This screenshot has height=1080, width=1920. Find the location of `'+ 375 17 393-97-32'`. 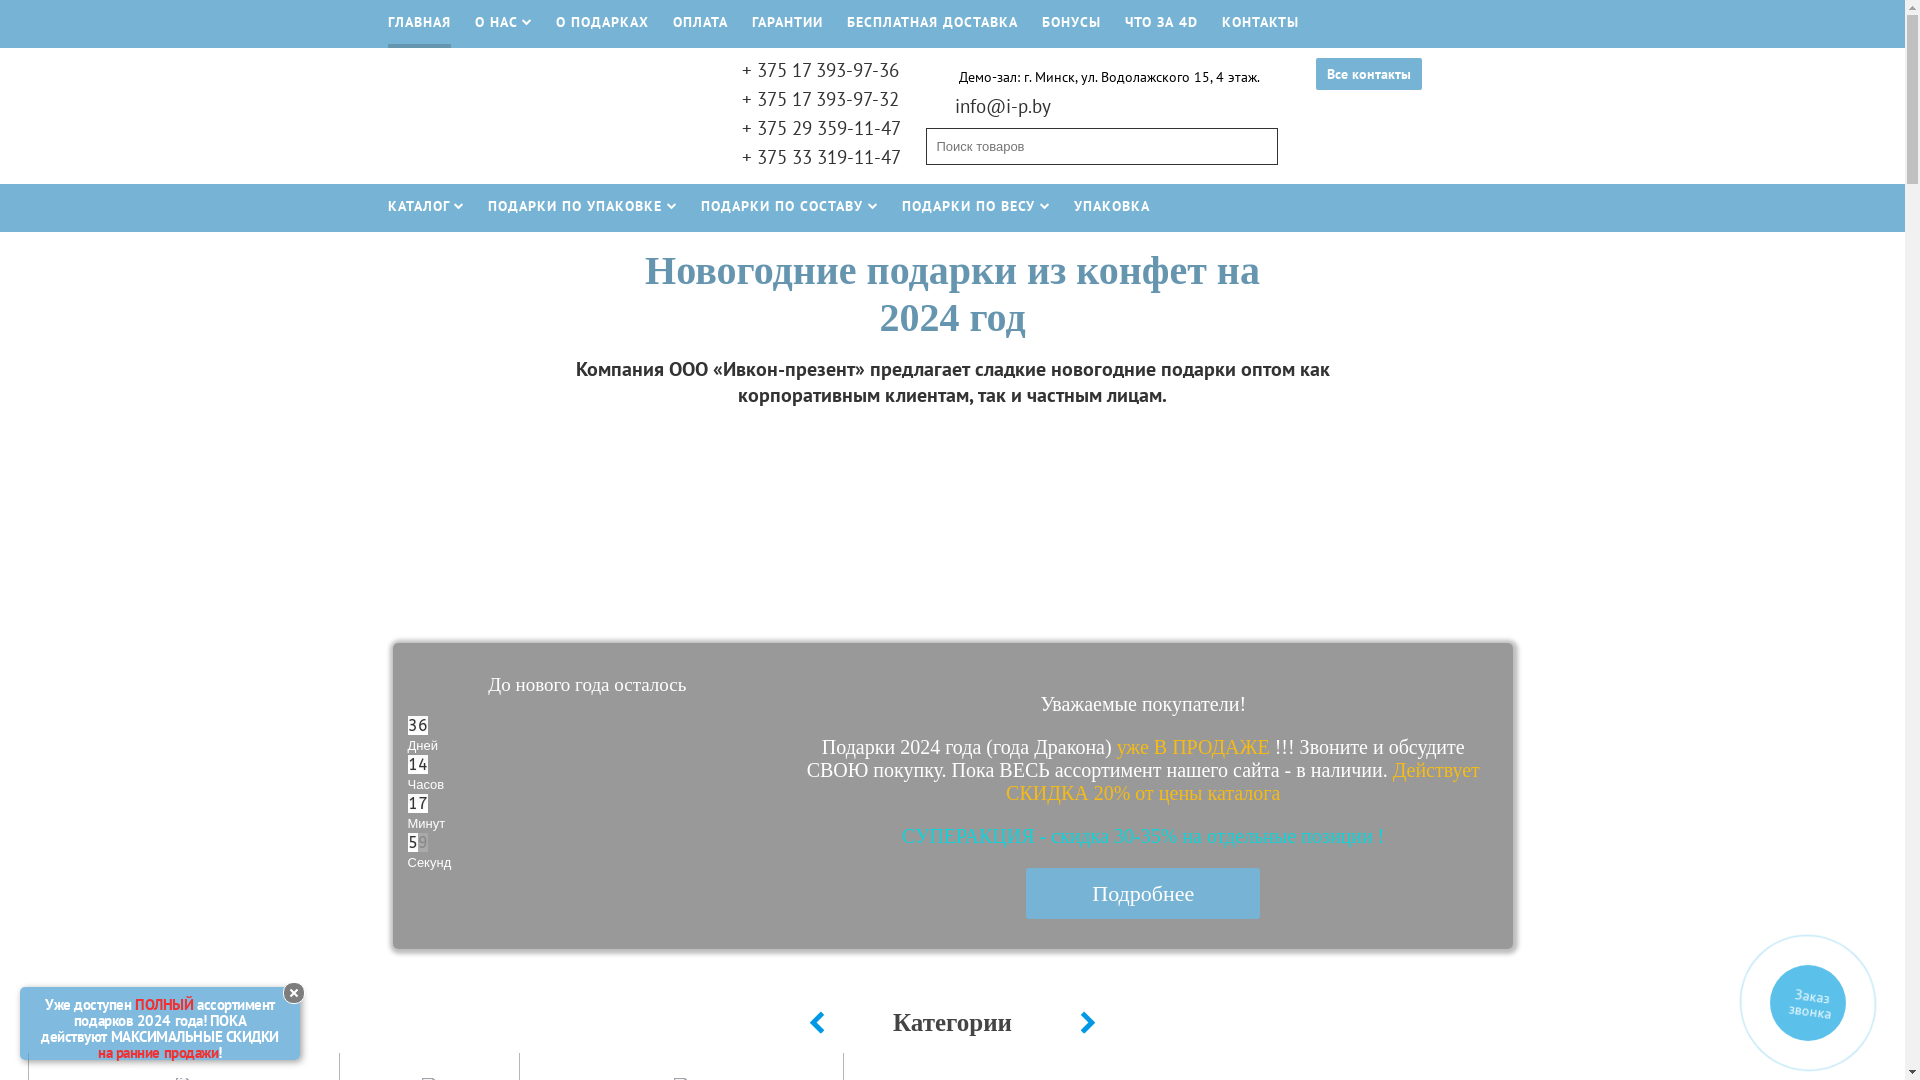

'+ 375 17 393-97-32' is located at coordinates (820, 99).